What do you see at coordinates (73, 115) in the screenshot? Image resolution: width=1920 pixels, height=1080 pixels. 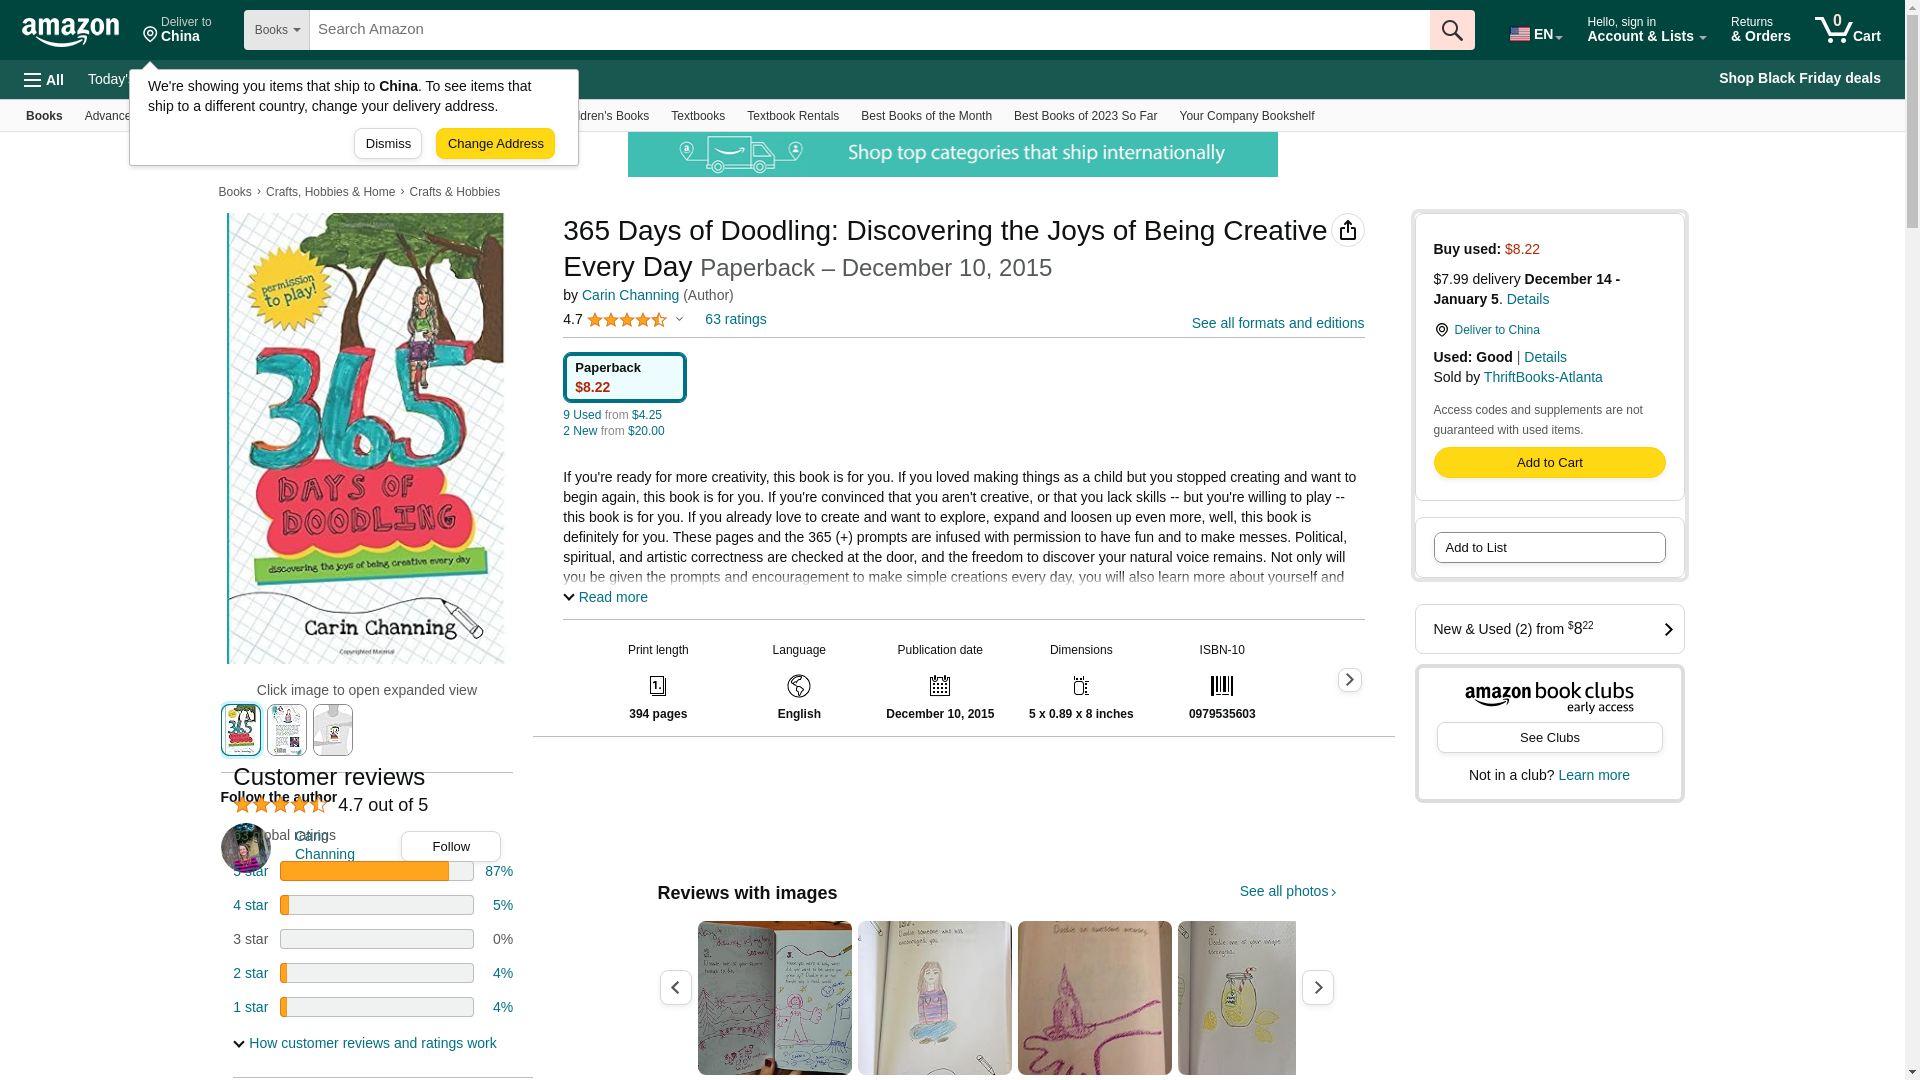 I see `'Advanced Search'` at bounding box center [73, 115].